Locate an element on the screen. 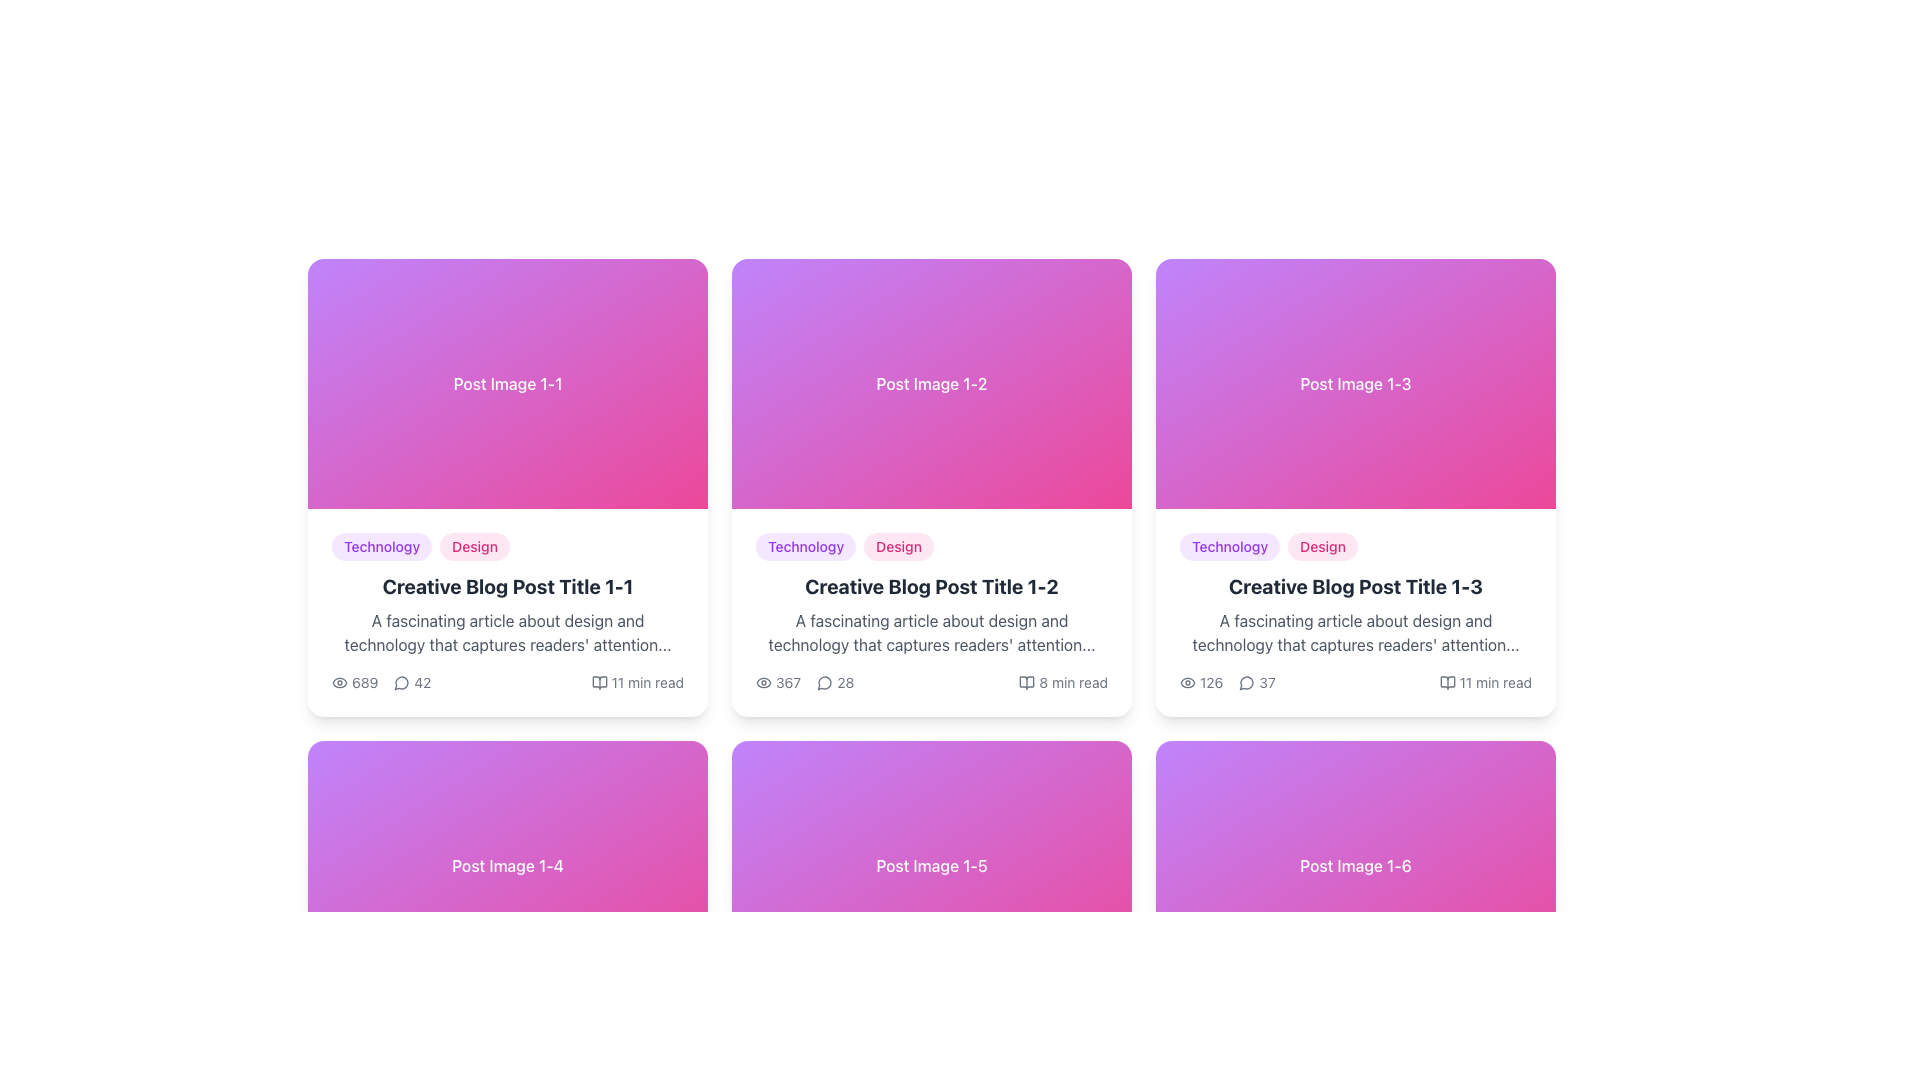 The height and width of the screenshot is (1080, 1920). the text label displaying the comment count '42' located in the bottom-left corner of the card for the post titled 'Creative Blog Post Title 1-1' is located at coordinates (411, 681).